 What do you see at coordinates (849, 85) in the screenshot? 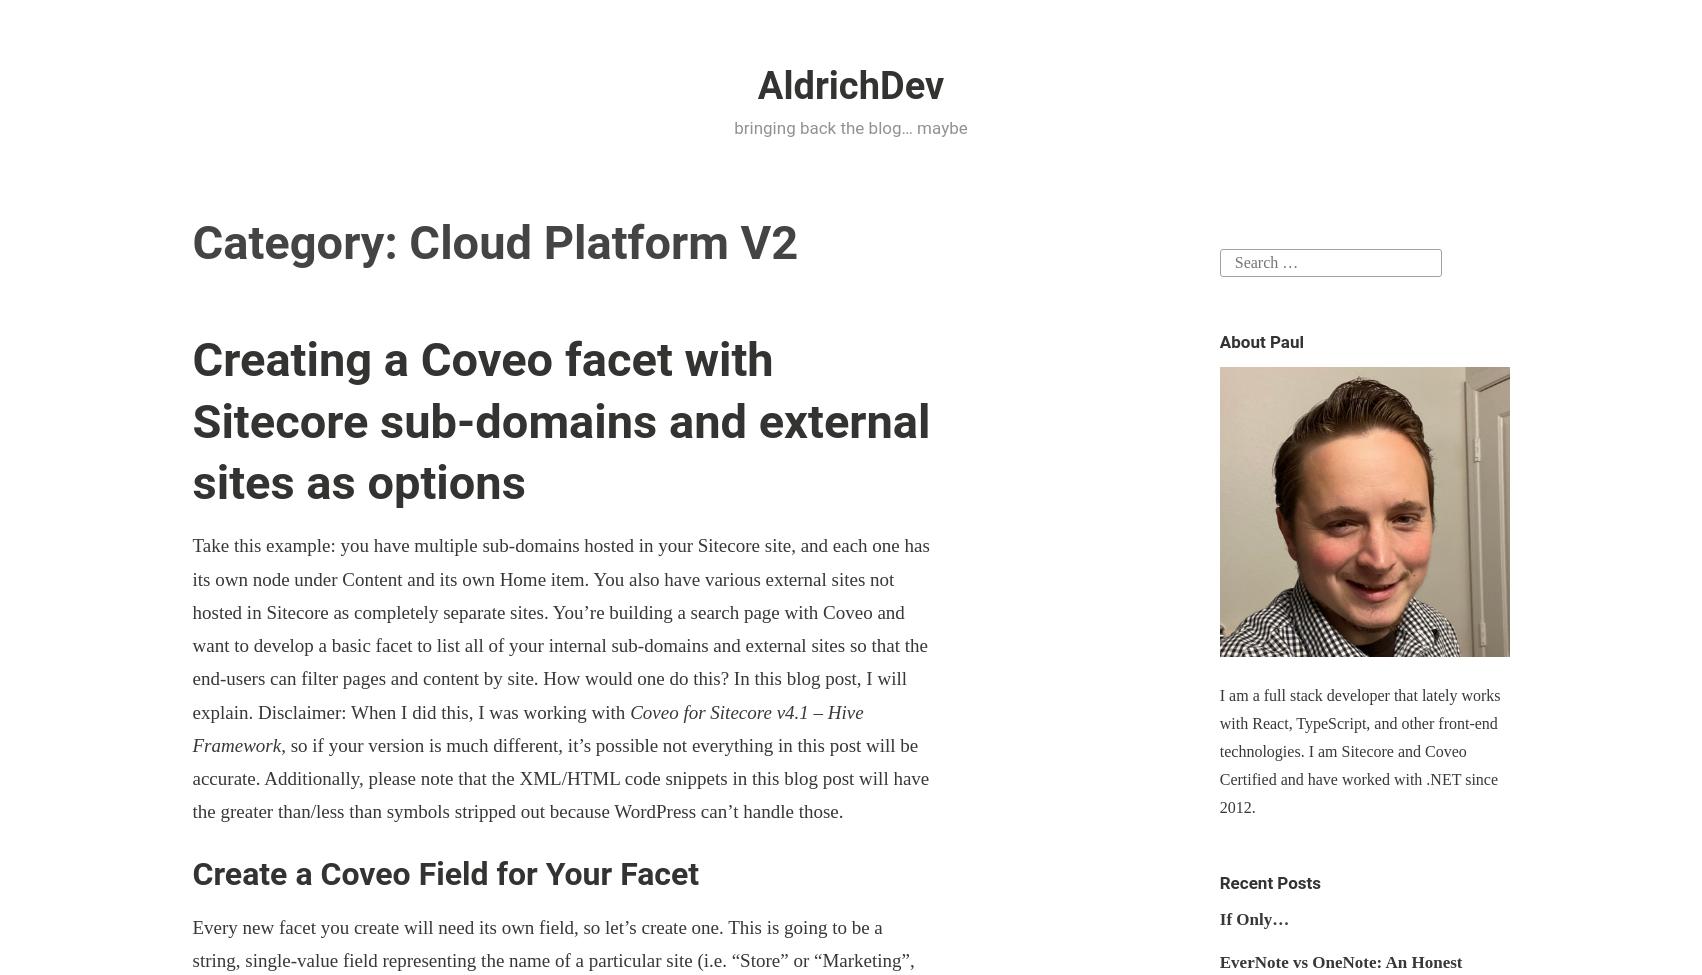
I see `'AldrichDev'` at bounding box center [849, 85].